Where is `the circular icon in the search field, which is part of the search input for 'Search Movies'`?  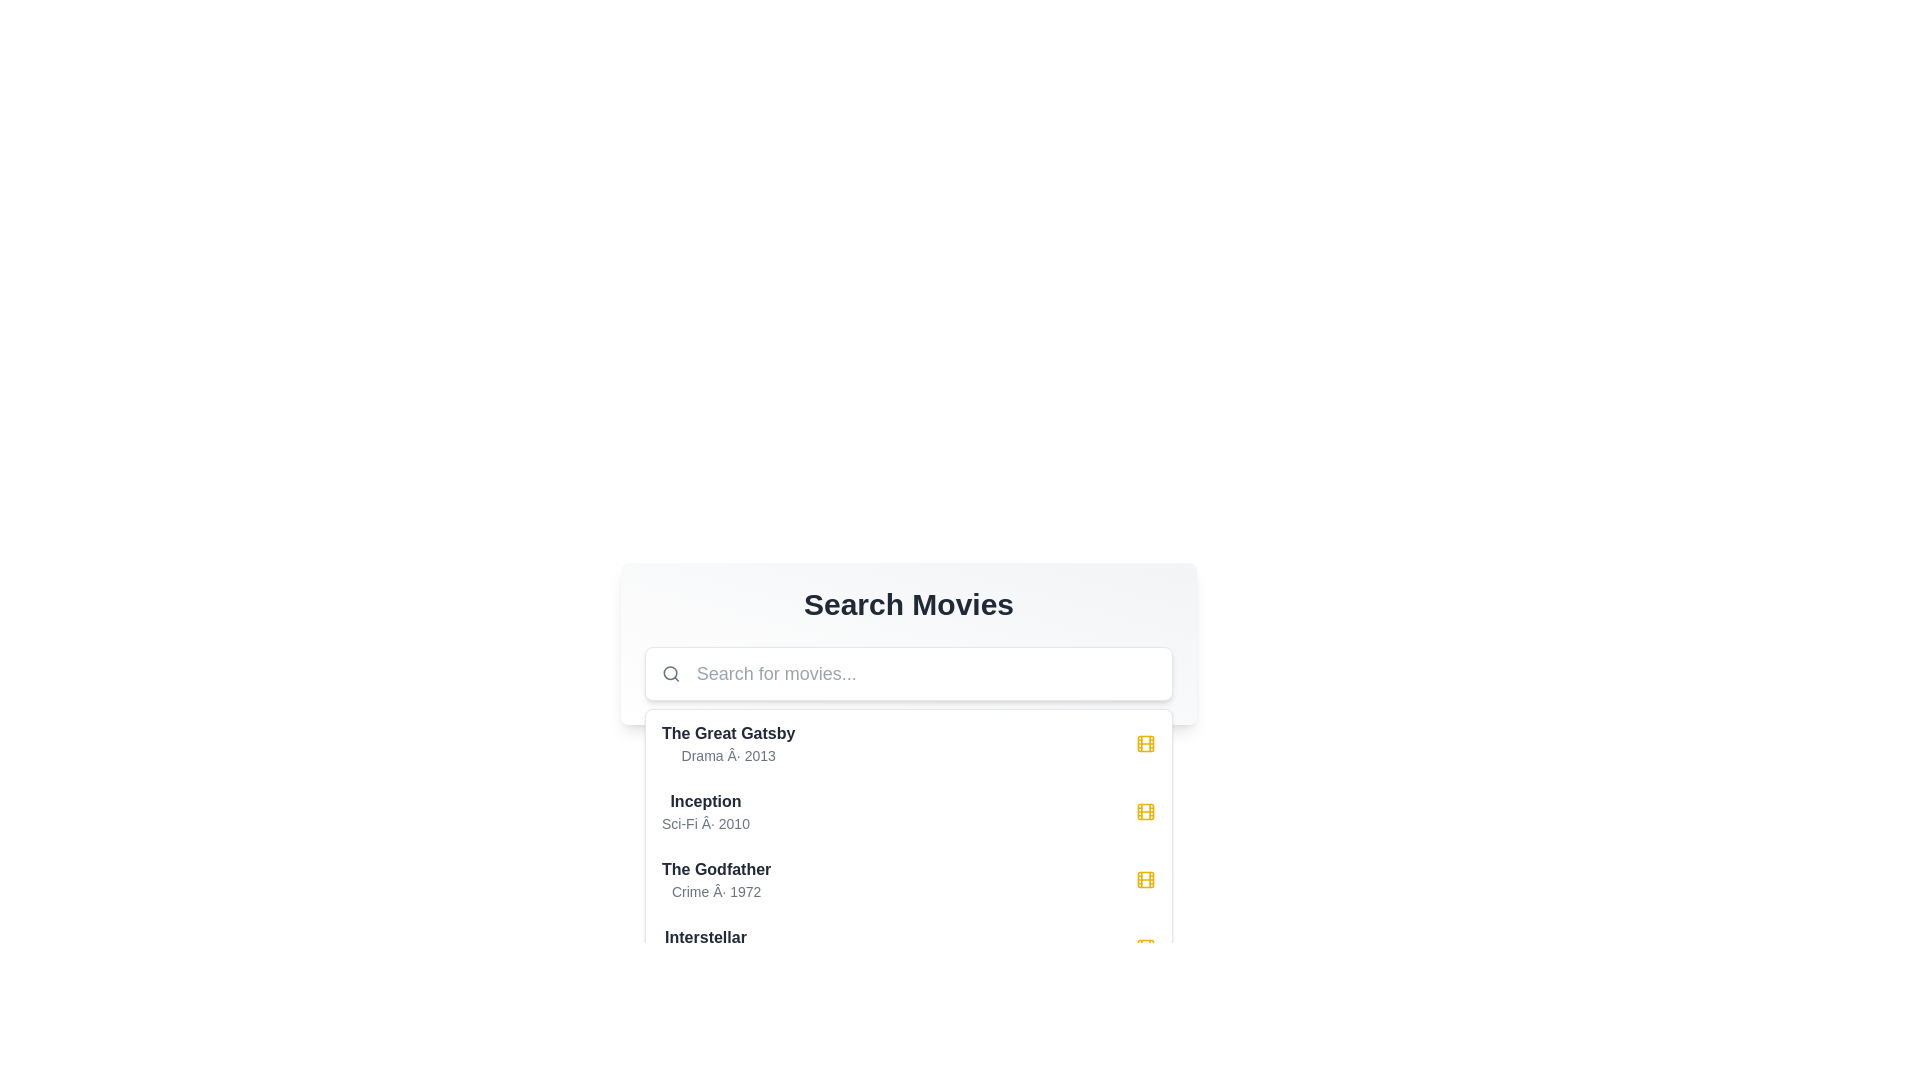
the circular icon in the search field, which is part of the search input for 'Search Movies' is located at coordinates (670, 673).